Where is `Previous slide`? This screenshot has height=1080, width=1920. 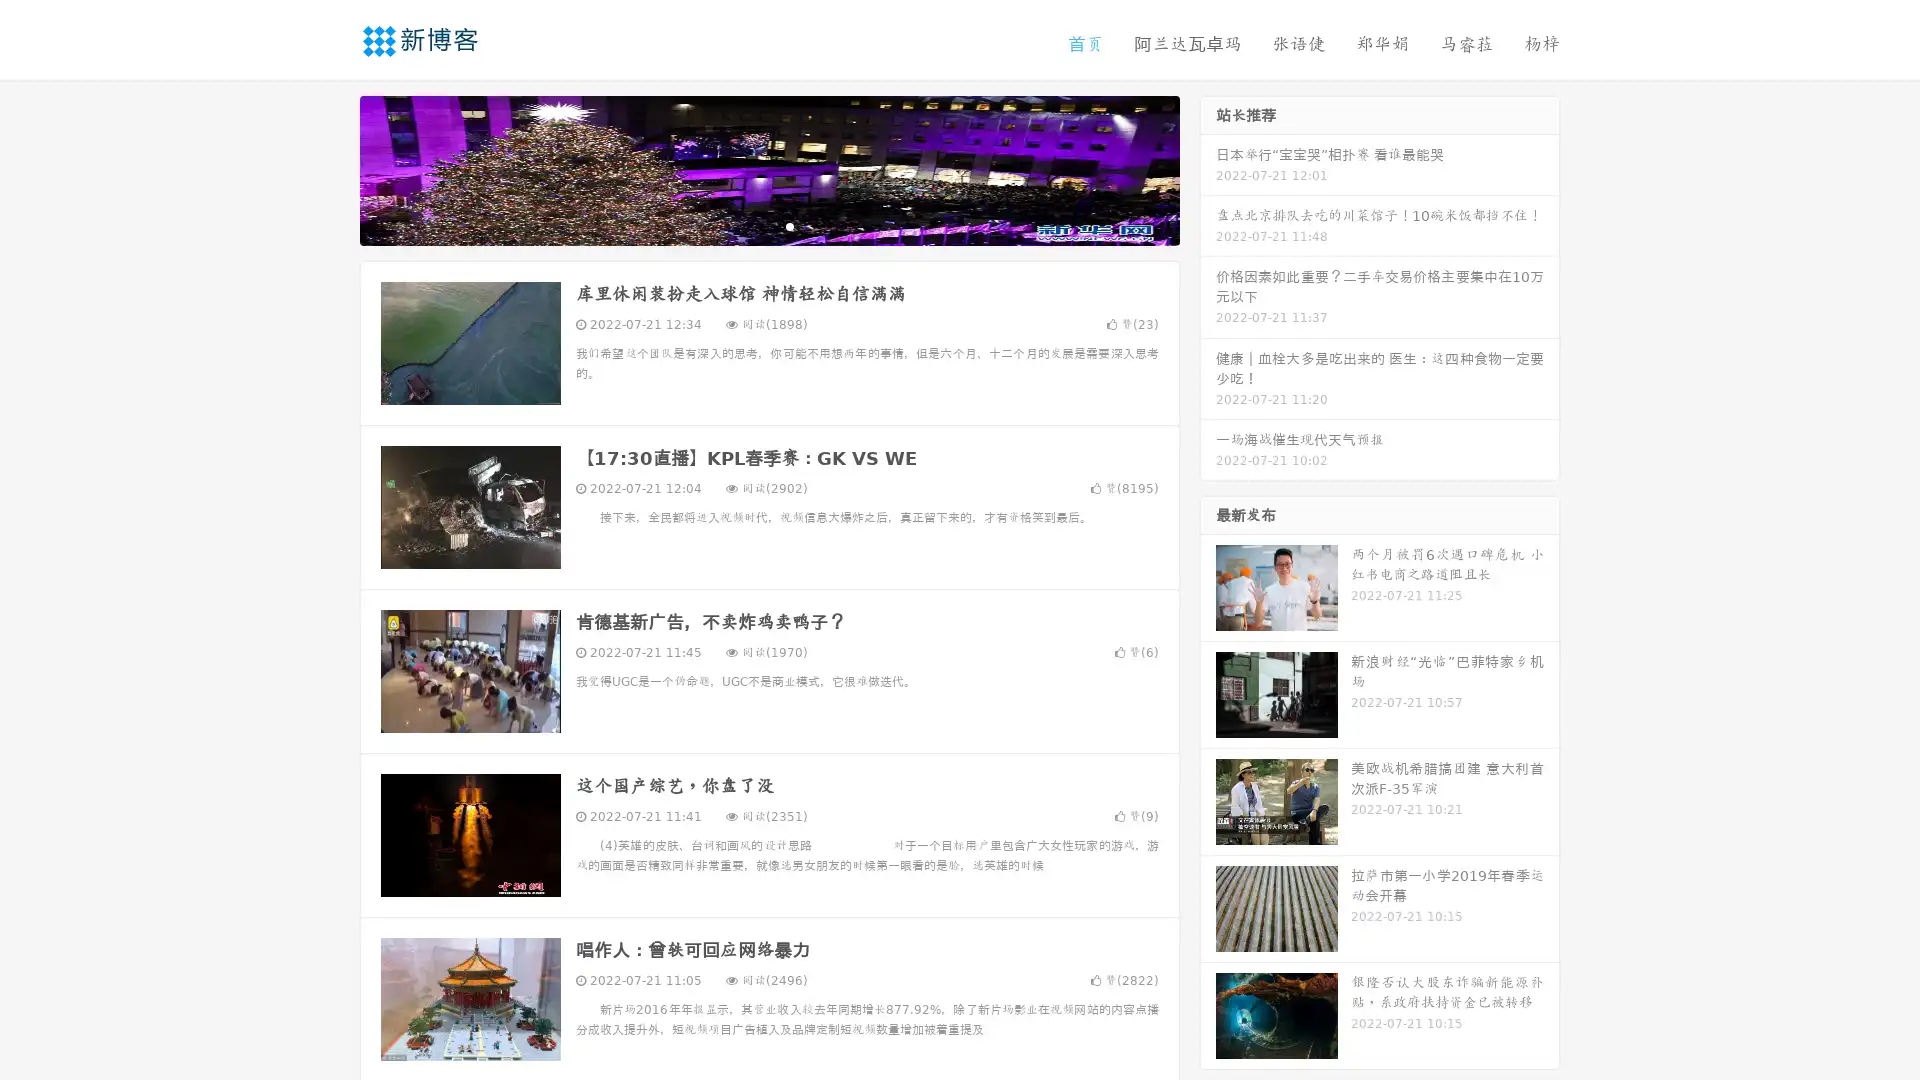
Previous slide is located at coordinates (330, 168).